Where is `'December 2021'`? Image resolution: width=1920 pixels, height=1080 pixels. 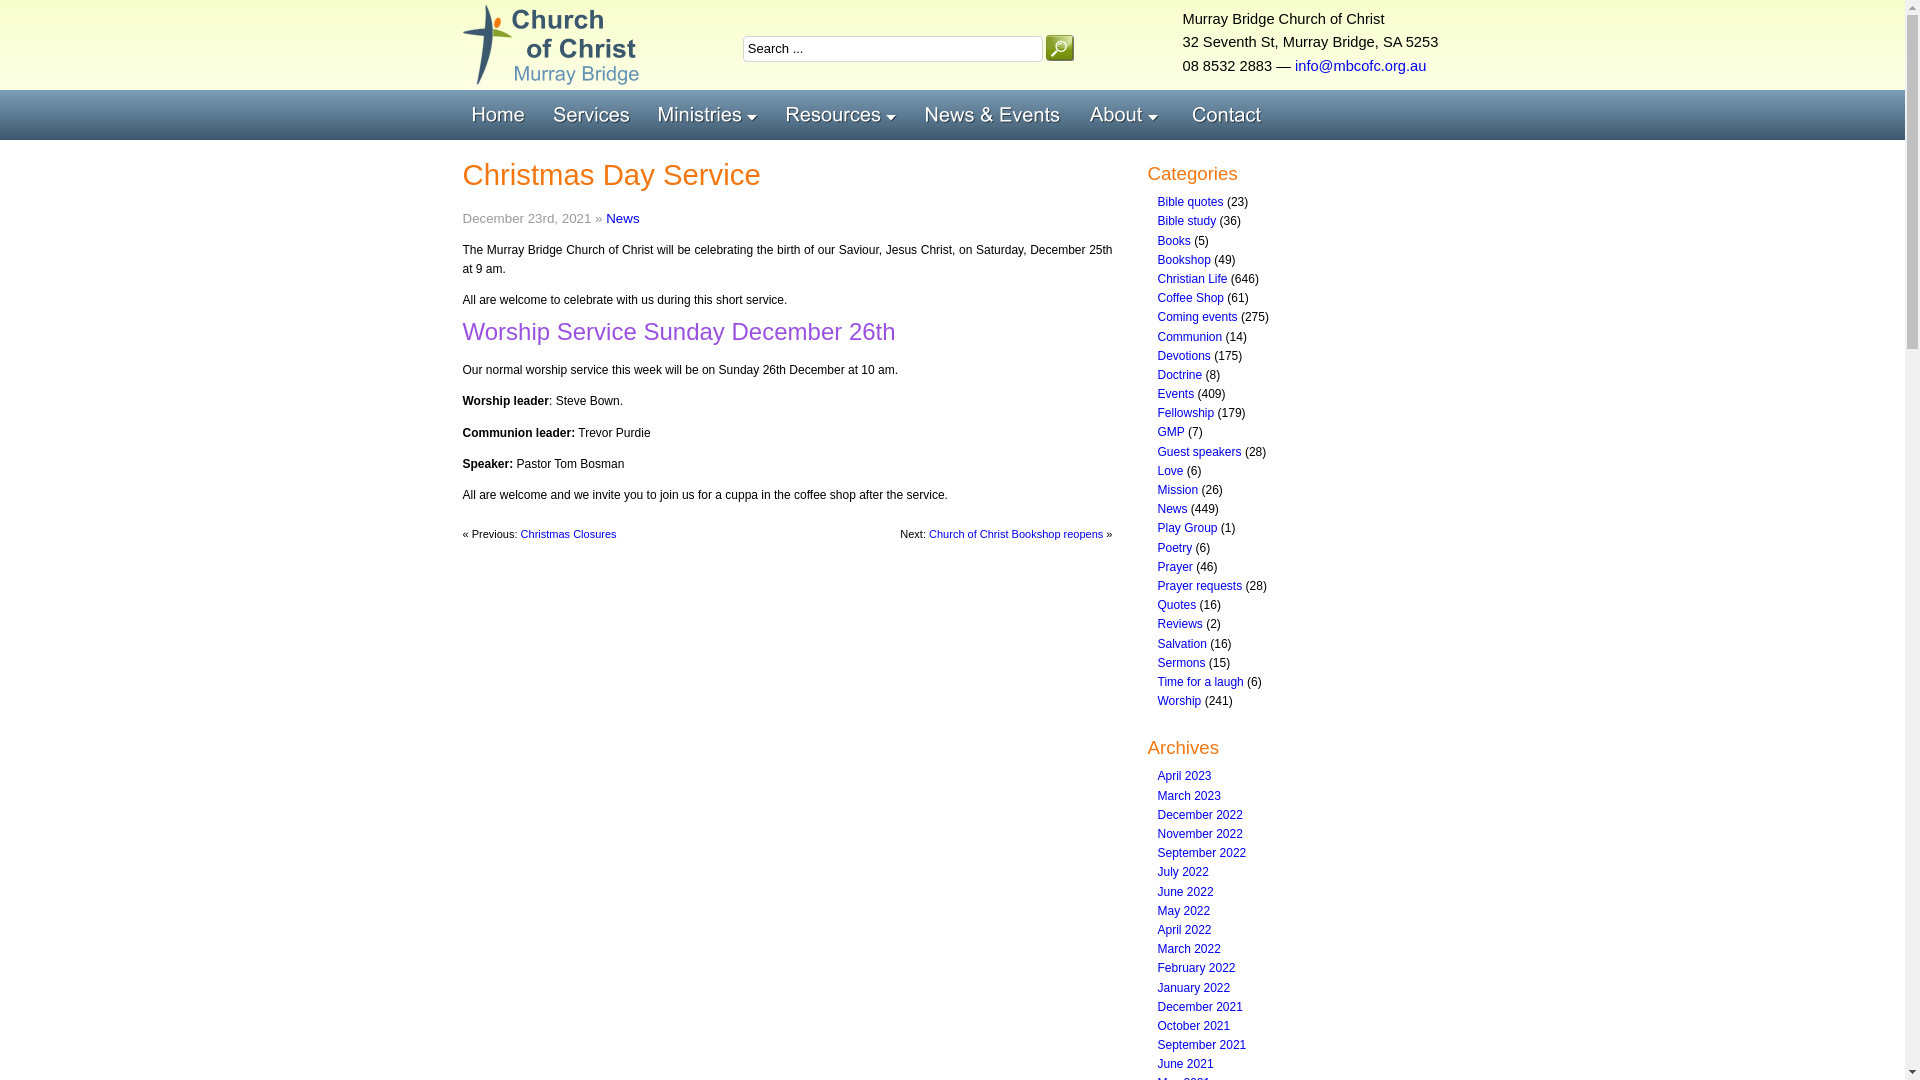
'December 2021' is located at coordinates (1157, 1006).